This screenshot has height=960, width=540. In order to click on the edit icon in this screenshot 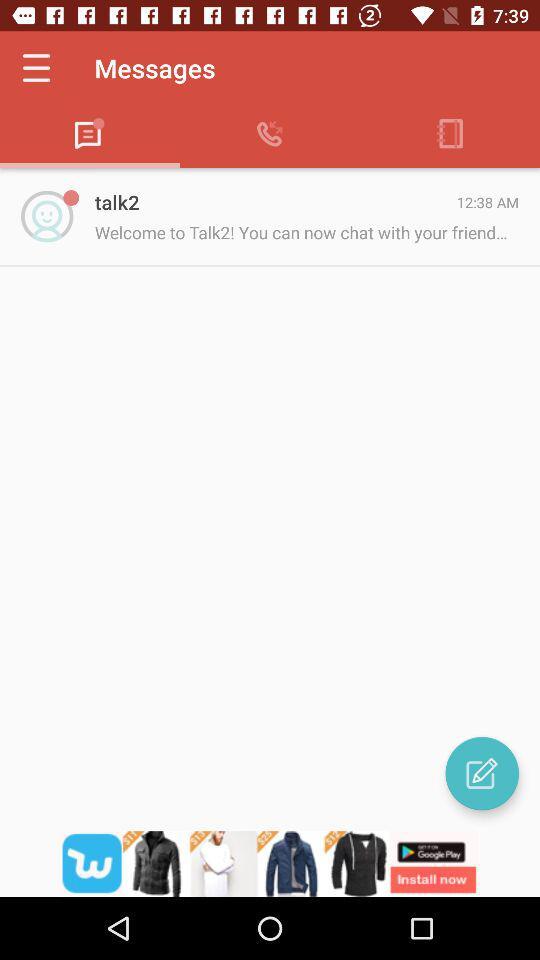, I will do `click(481, 772)`.